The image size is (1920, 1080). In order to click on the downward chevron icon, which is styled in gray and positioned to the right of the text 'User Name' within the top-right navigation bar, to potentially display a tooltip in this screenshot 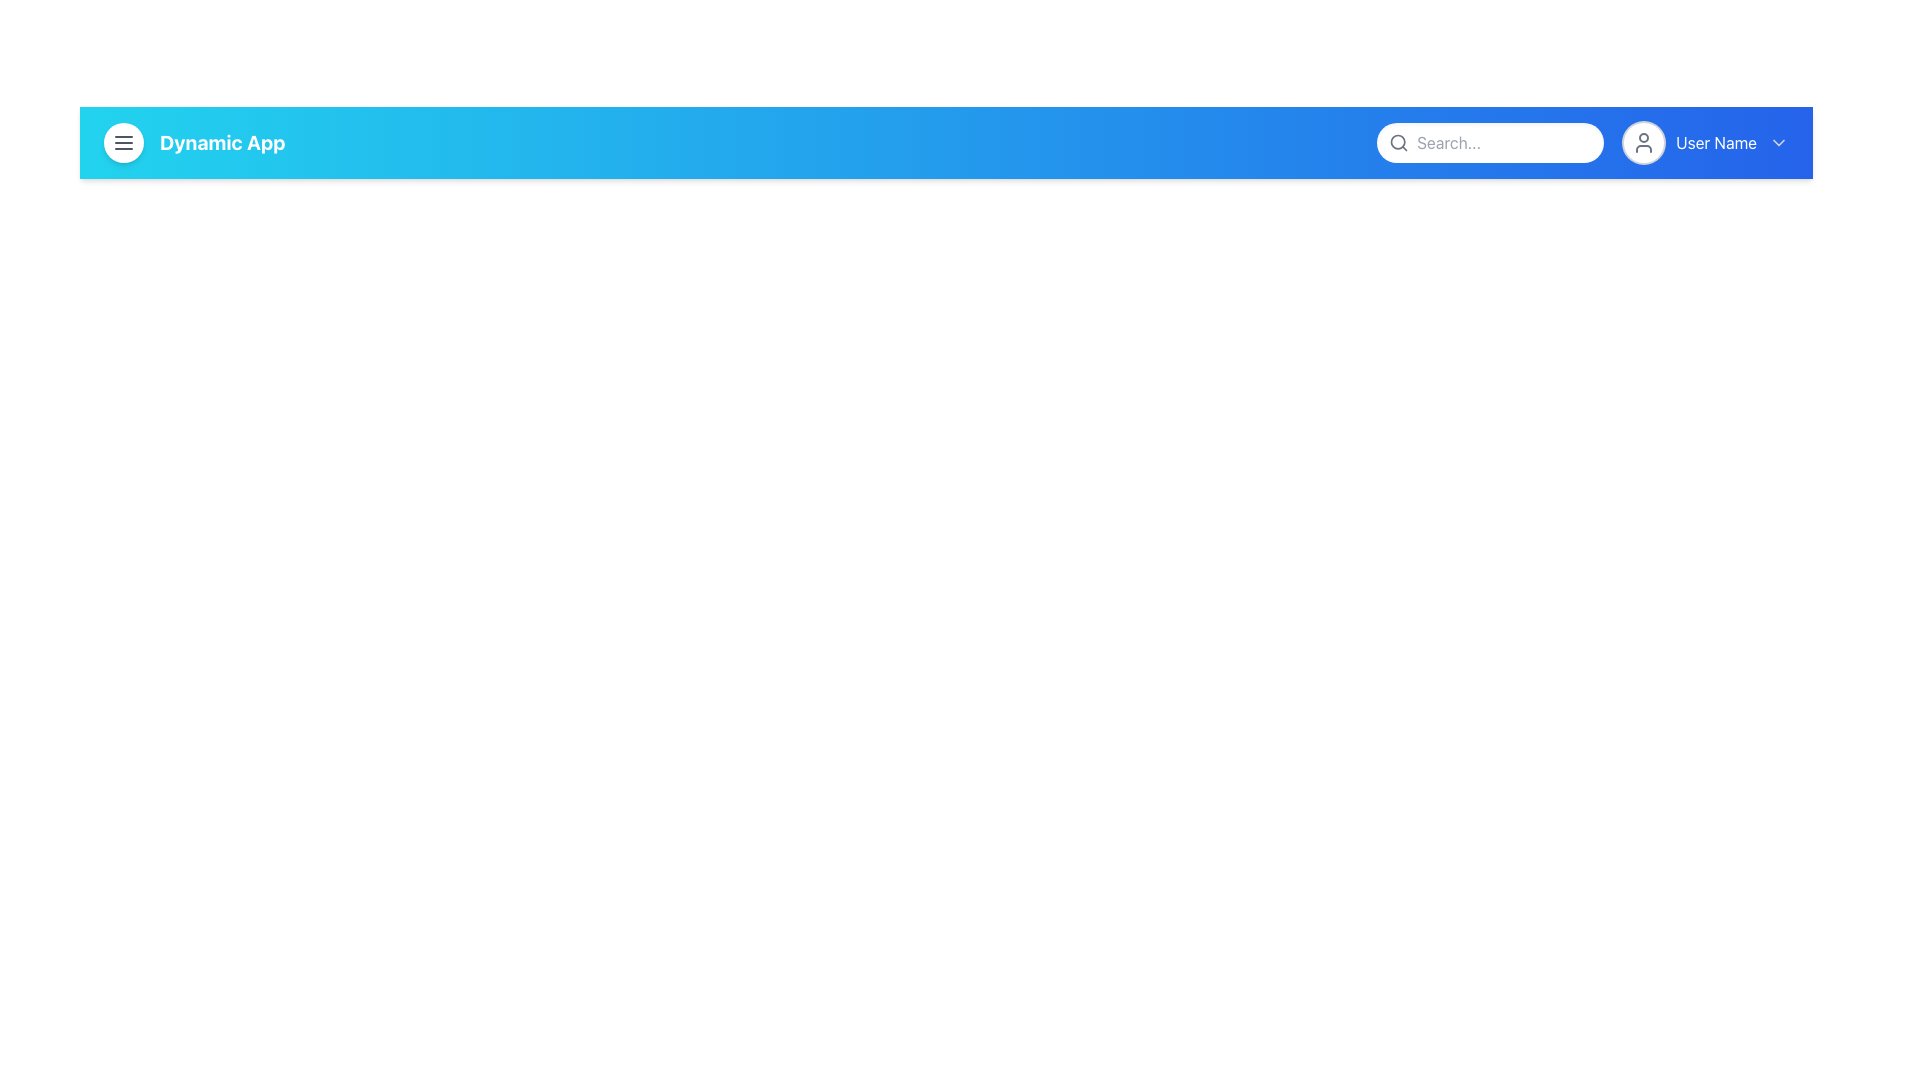, I will do `click(1779, 141)`.